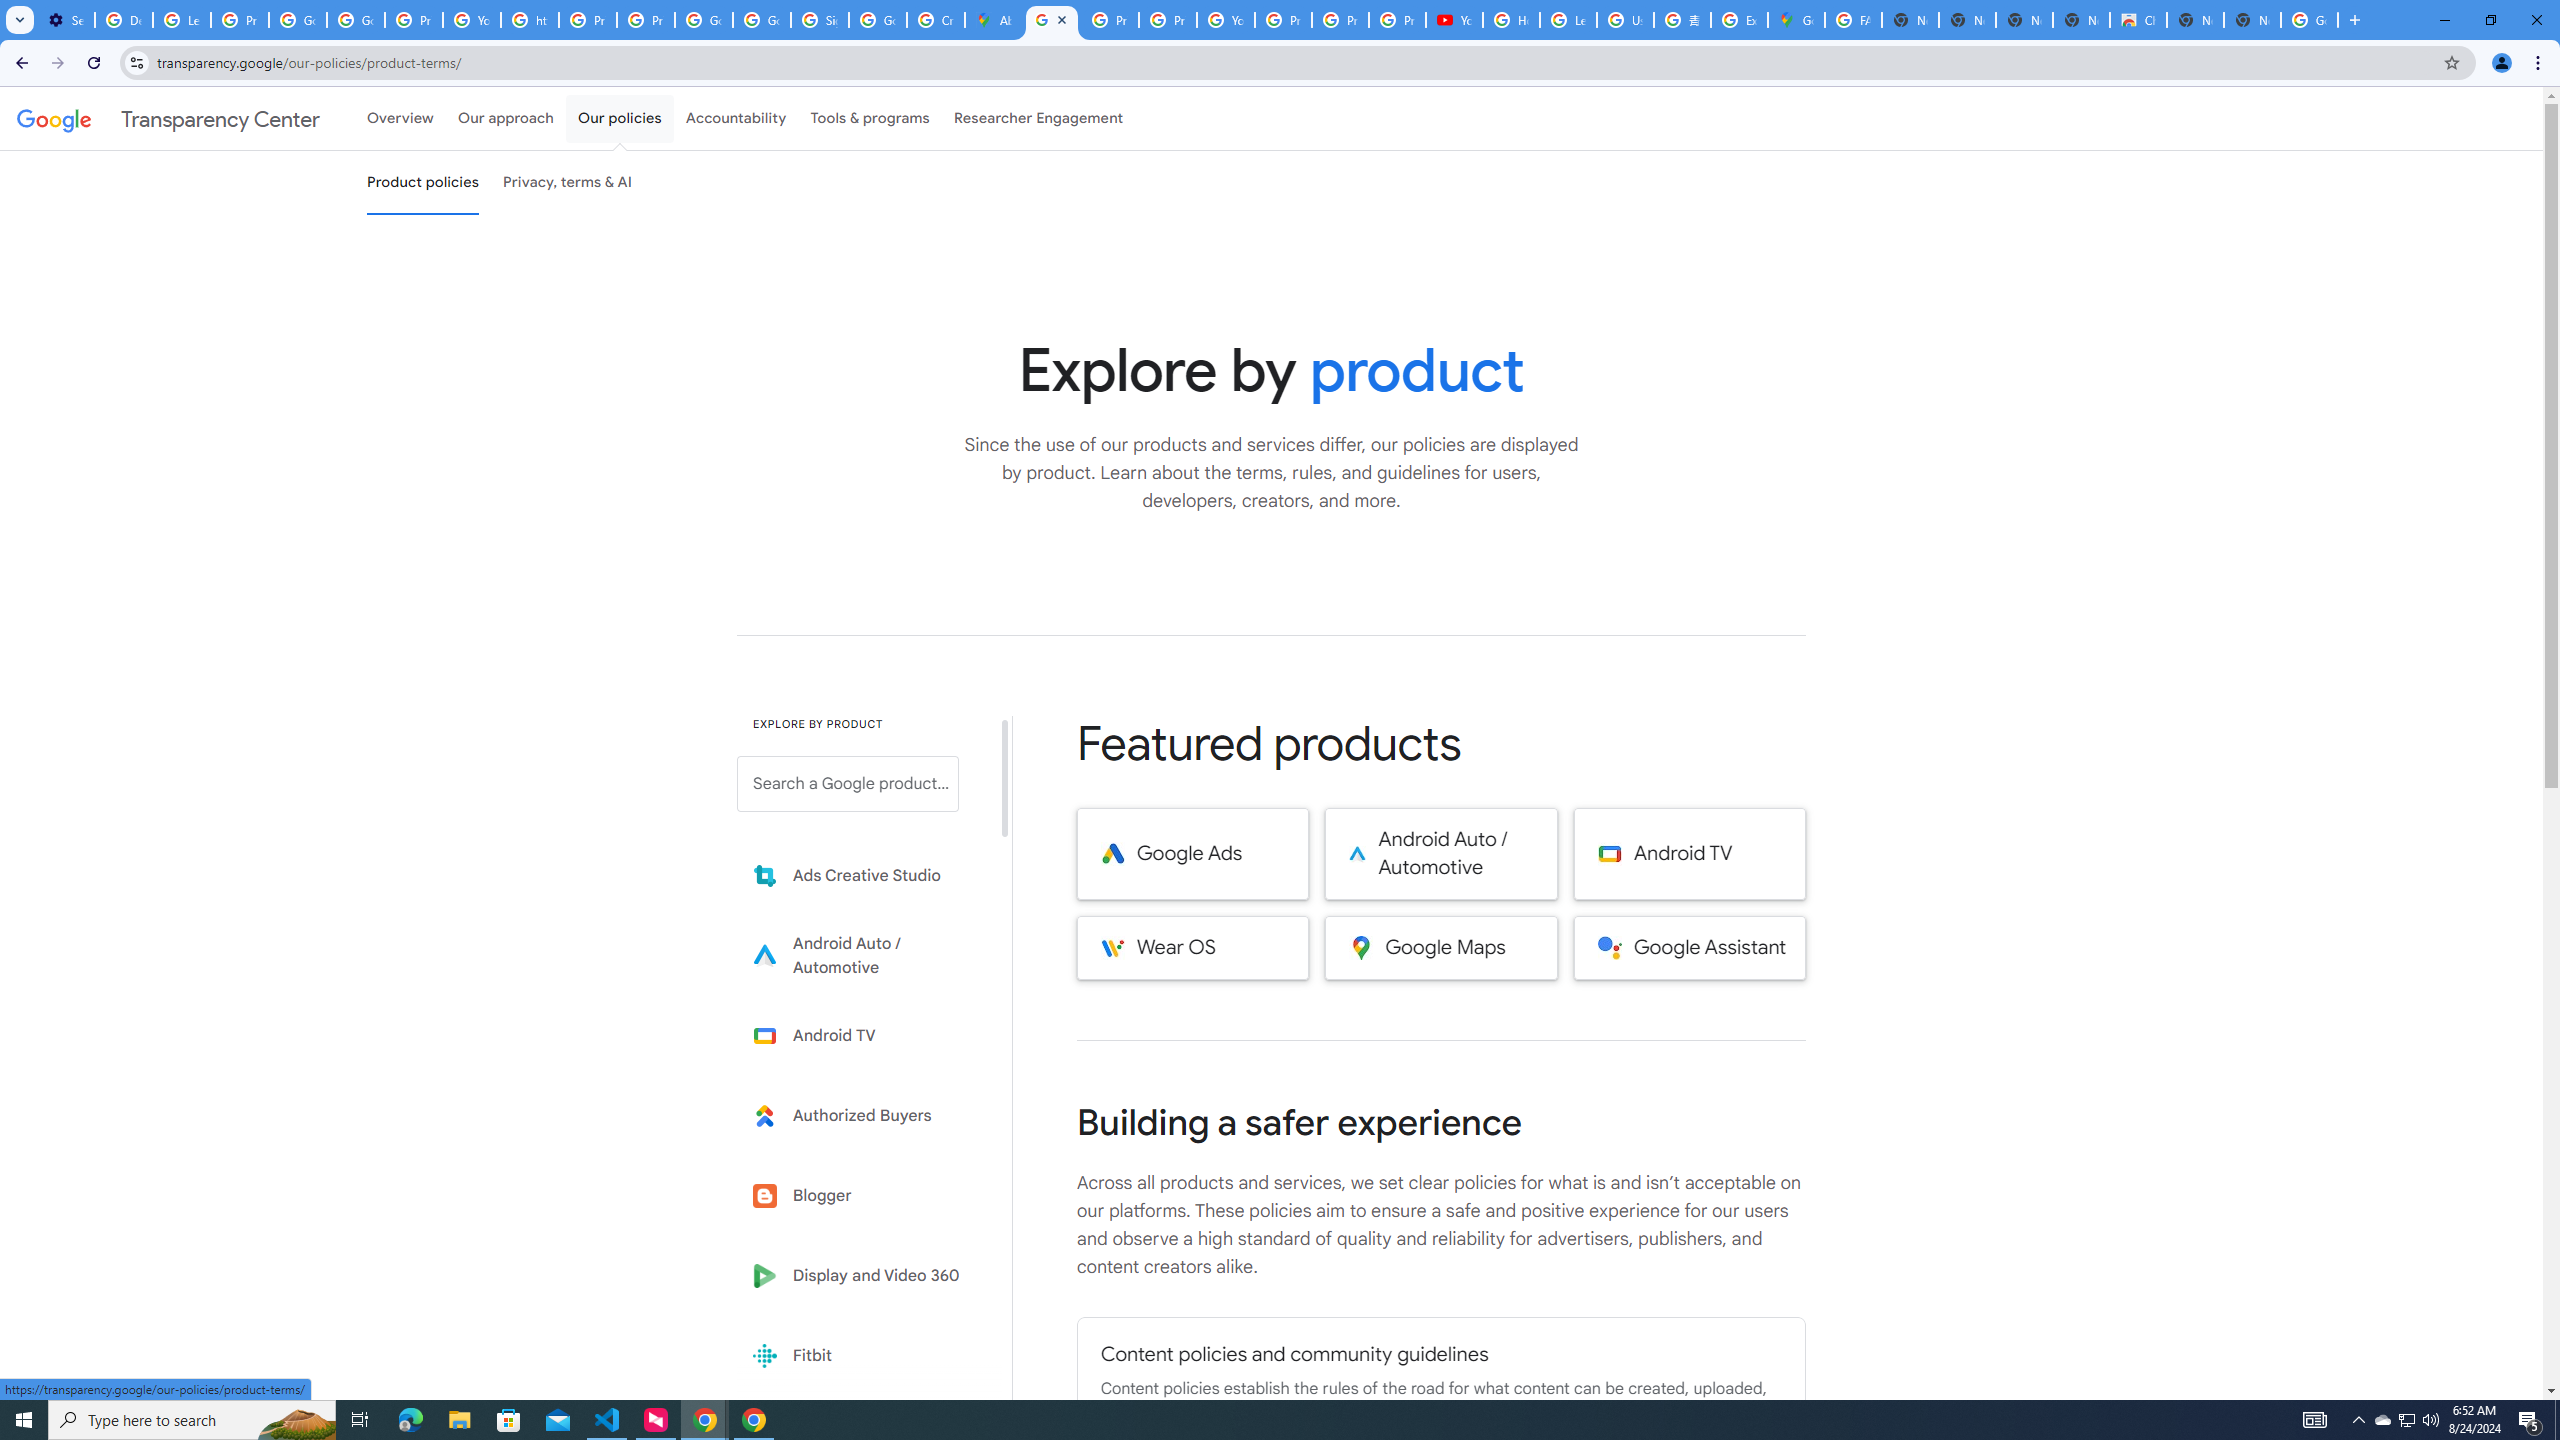  Describe the element at coordinates (861, 1194) in the screenshot. I see `'Blogger'` at that location.